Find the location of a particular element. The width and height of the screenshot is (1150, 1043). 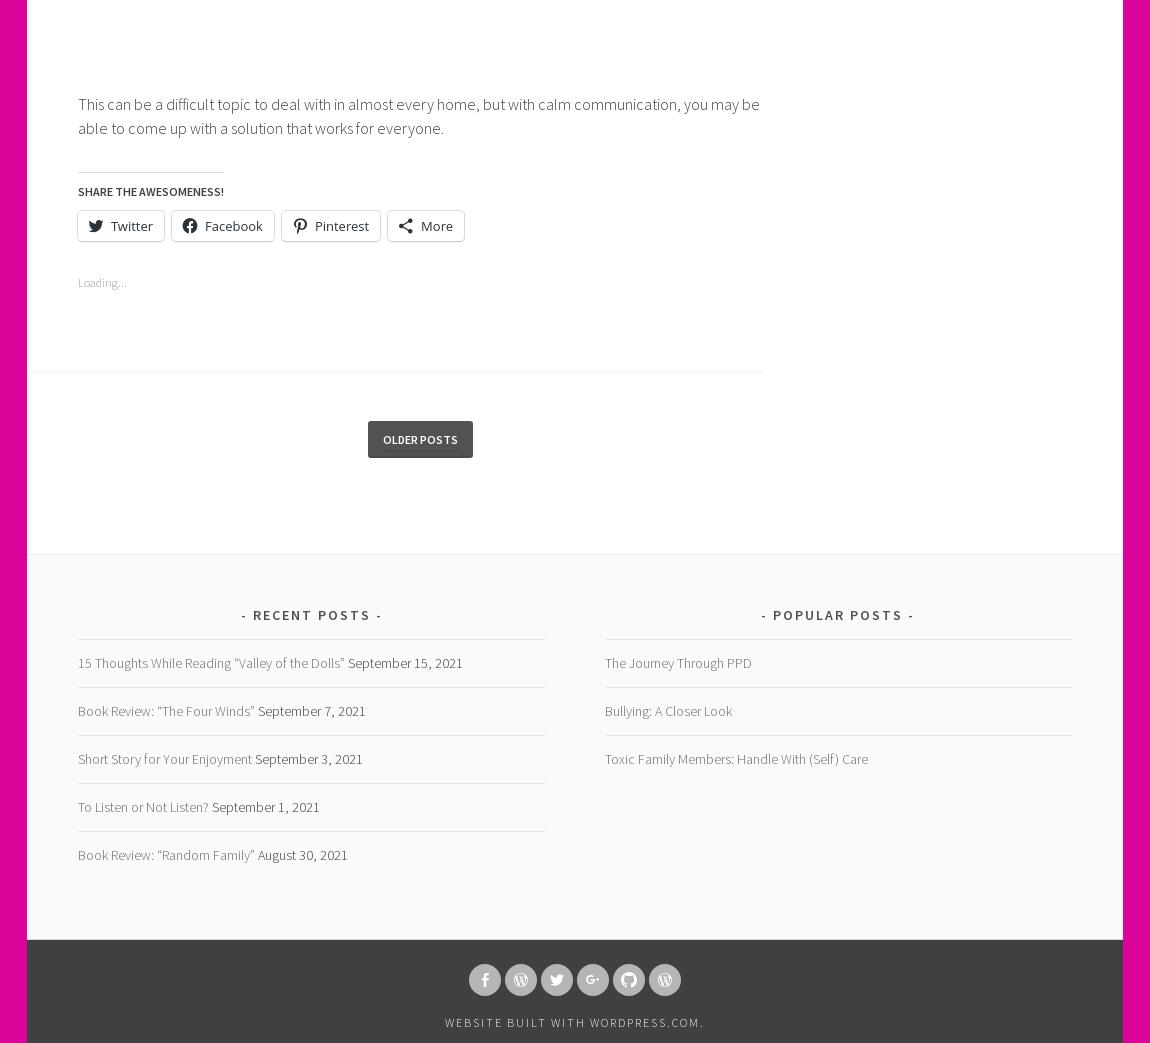

'September 1, 2021' is located at coordinates (263, 805).